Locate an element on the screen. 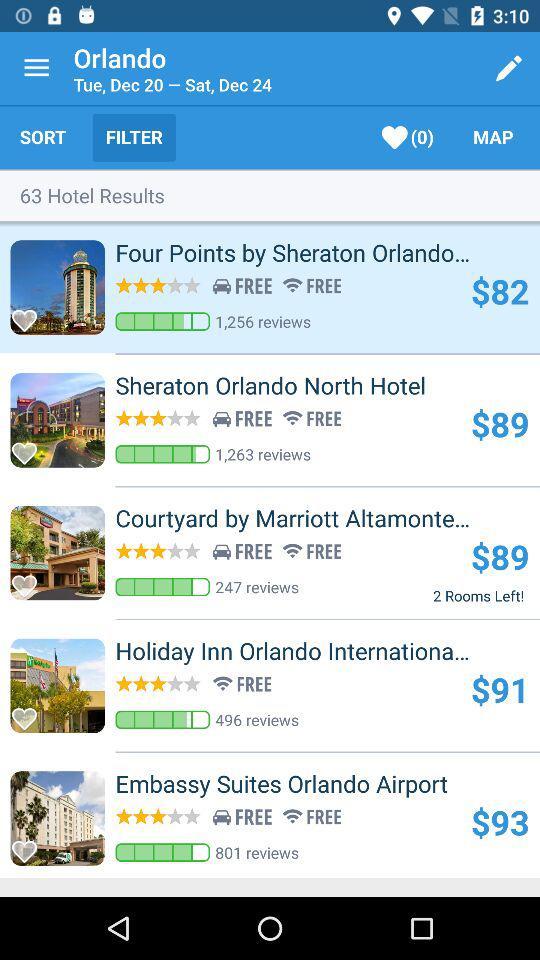 This screenshot has width=540, height=960. favorite is located at coordinates (29, 580).